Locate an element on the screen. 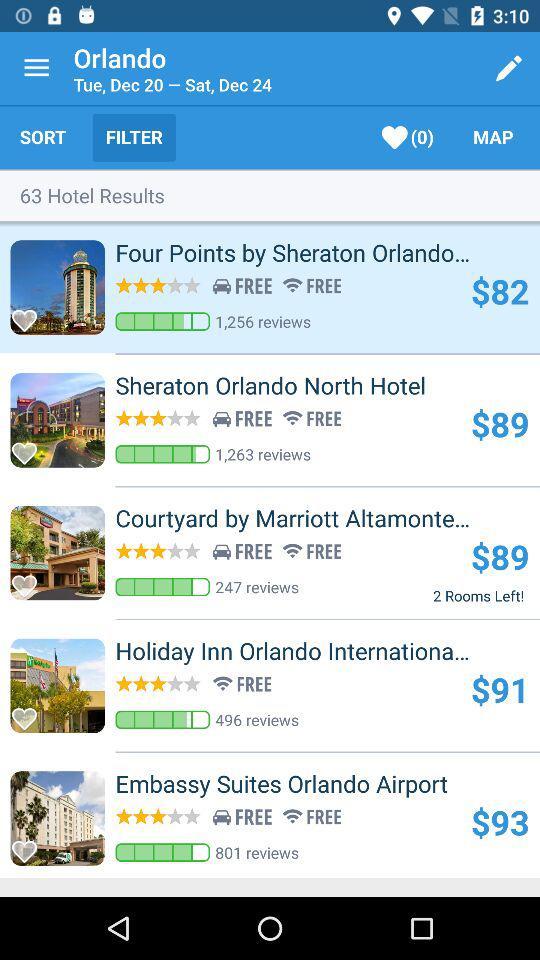 This screenshot has width=540, height=960. favorite is located at coordinates (29, 580).